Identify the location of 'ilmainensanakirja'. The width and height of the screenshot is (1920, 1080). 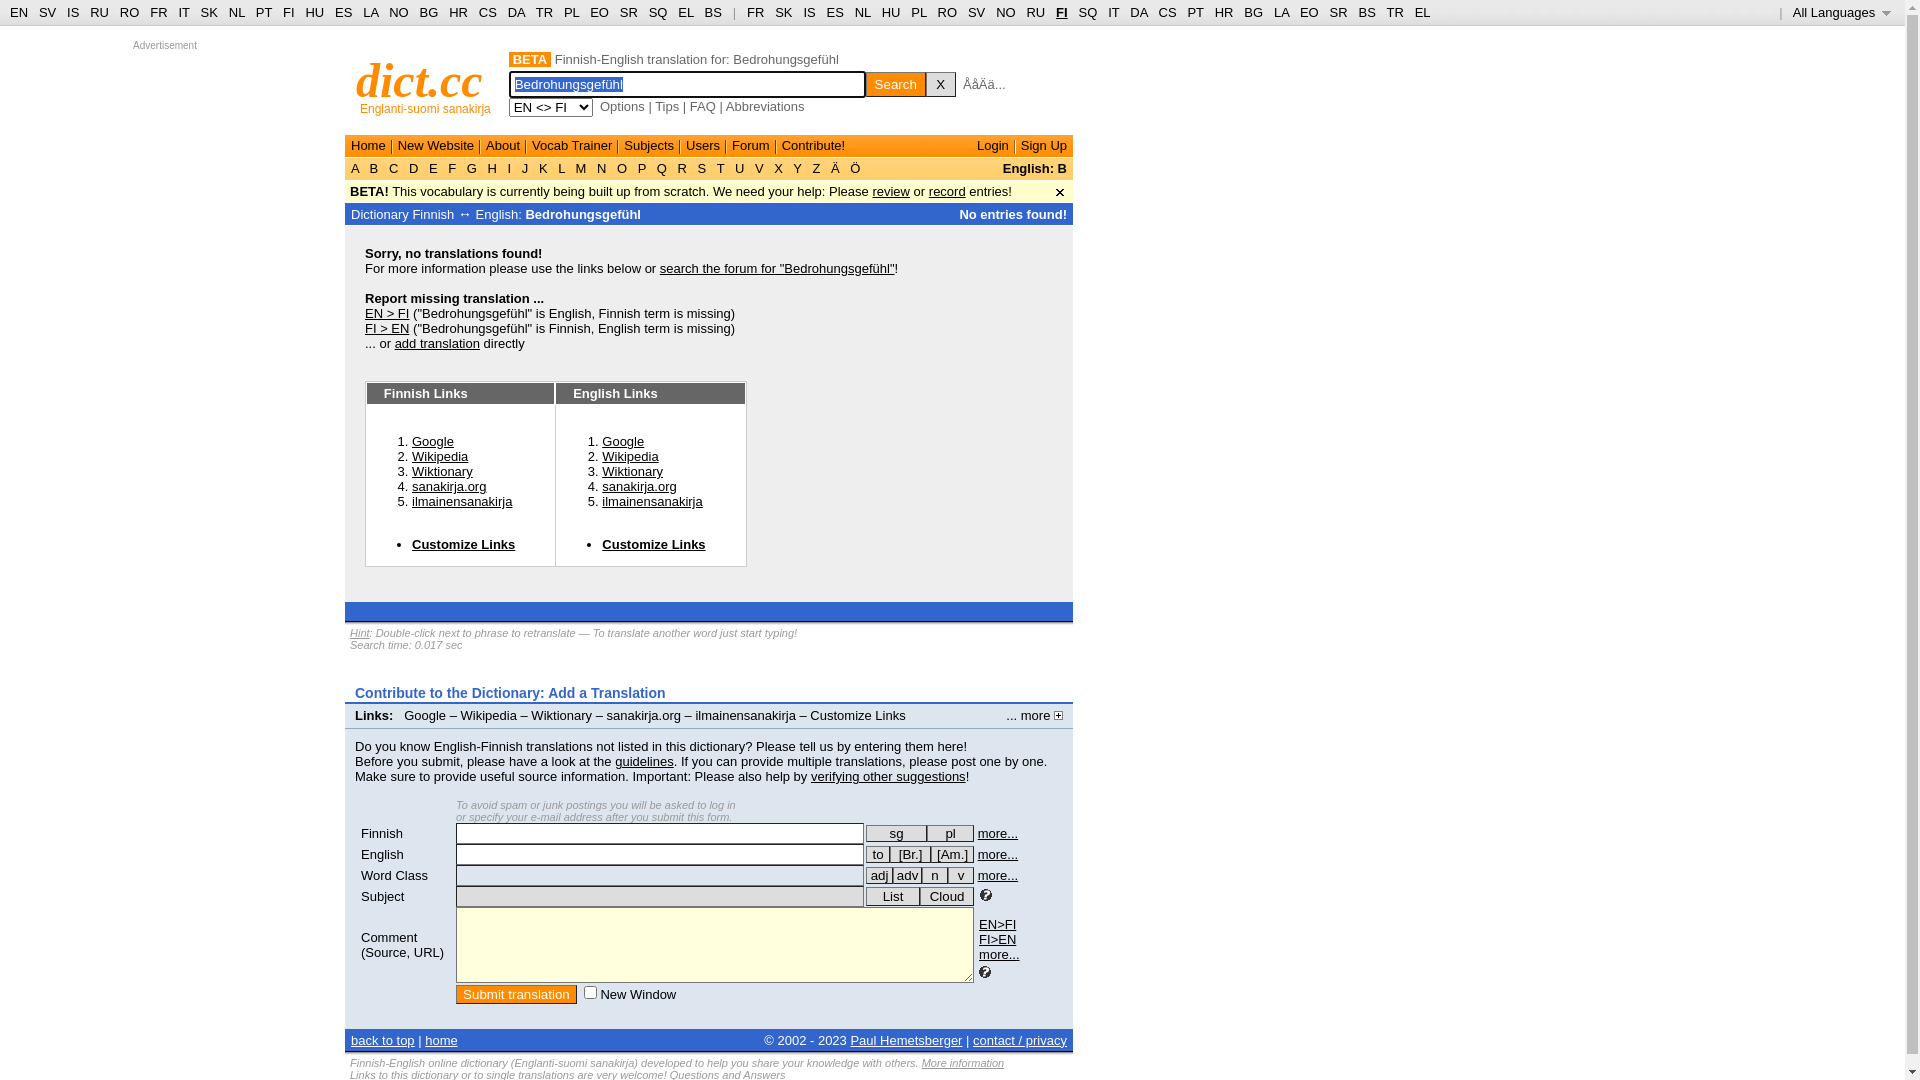
(743, 714).